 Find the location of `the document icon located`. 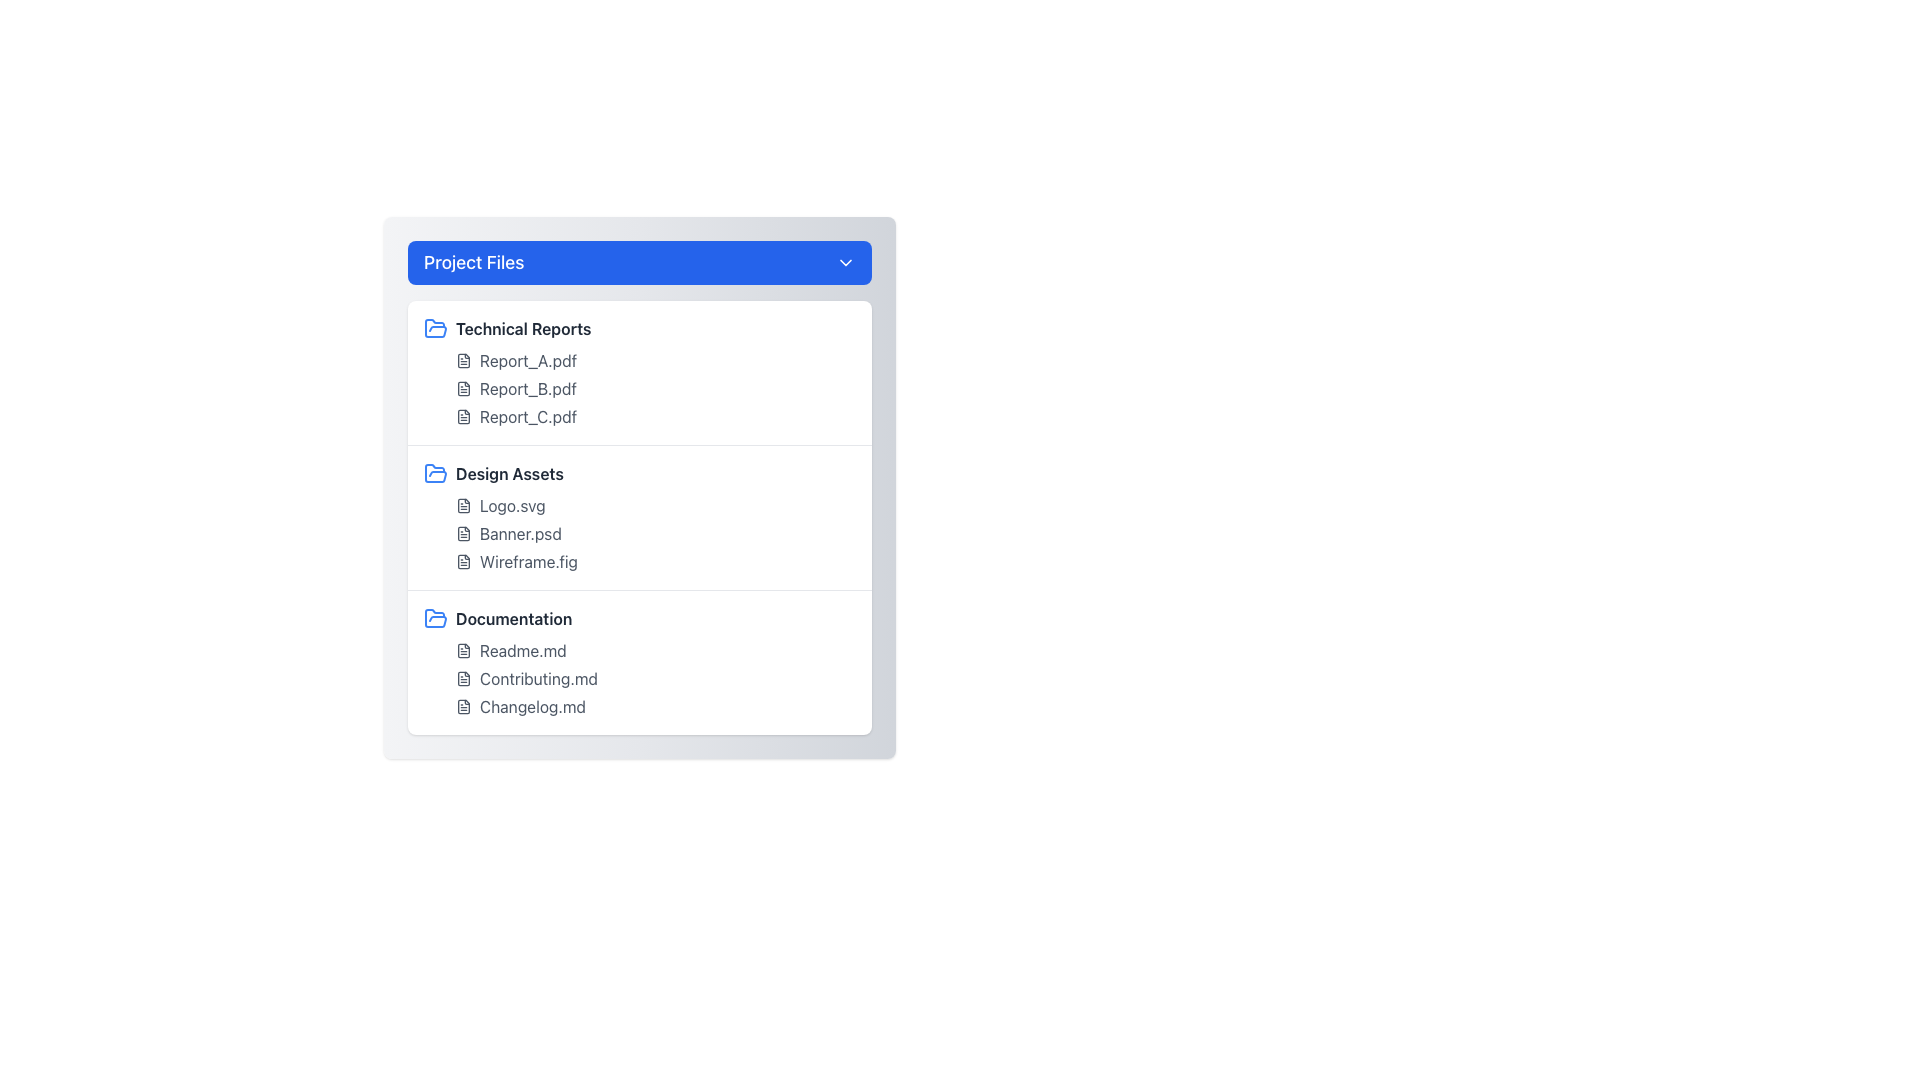

the document icon located is located at coordinates (463, 677).